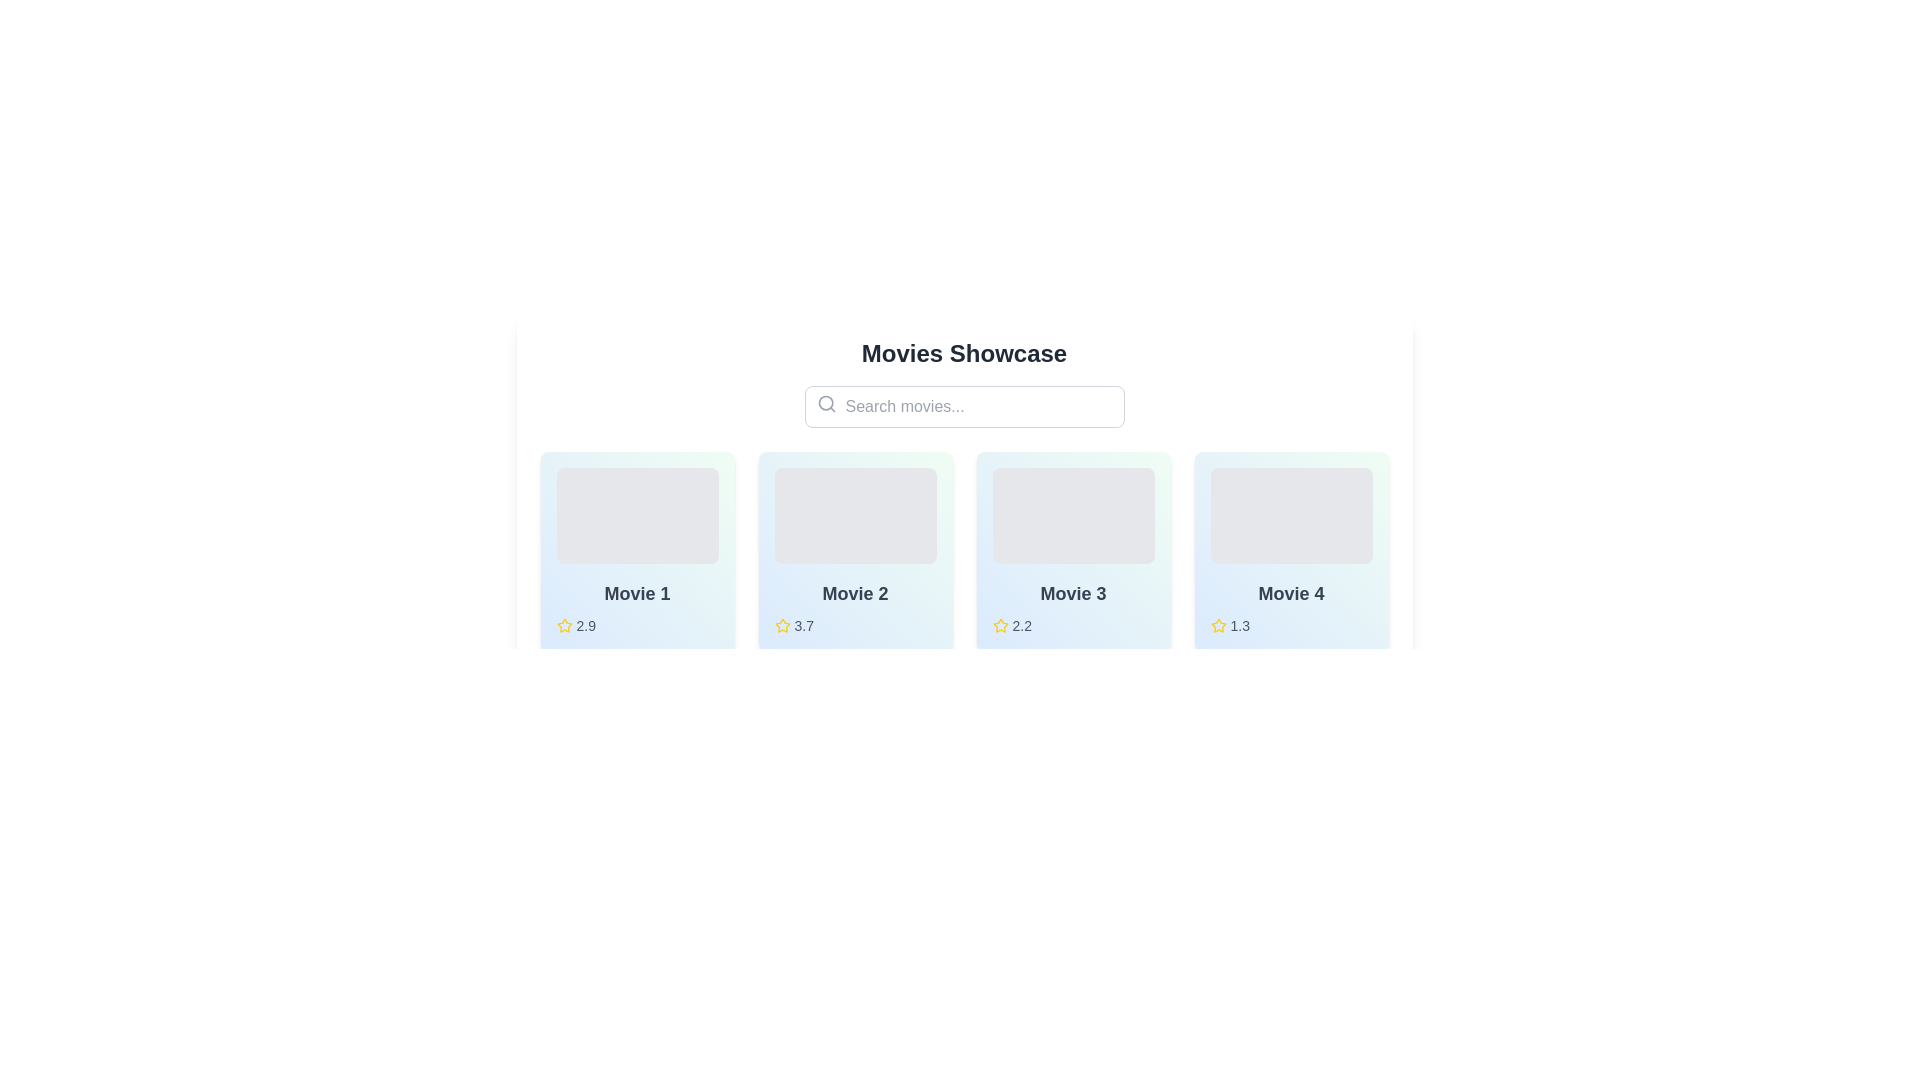 The width and height of the screenshot is (1920, 1080). I want to click on the static text label displaying the rating value for 'Movie 2', which is located next to a yellow star icon in the bottom center of the card, so click(804, 624).